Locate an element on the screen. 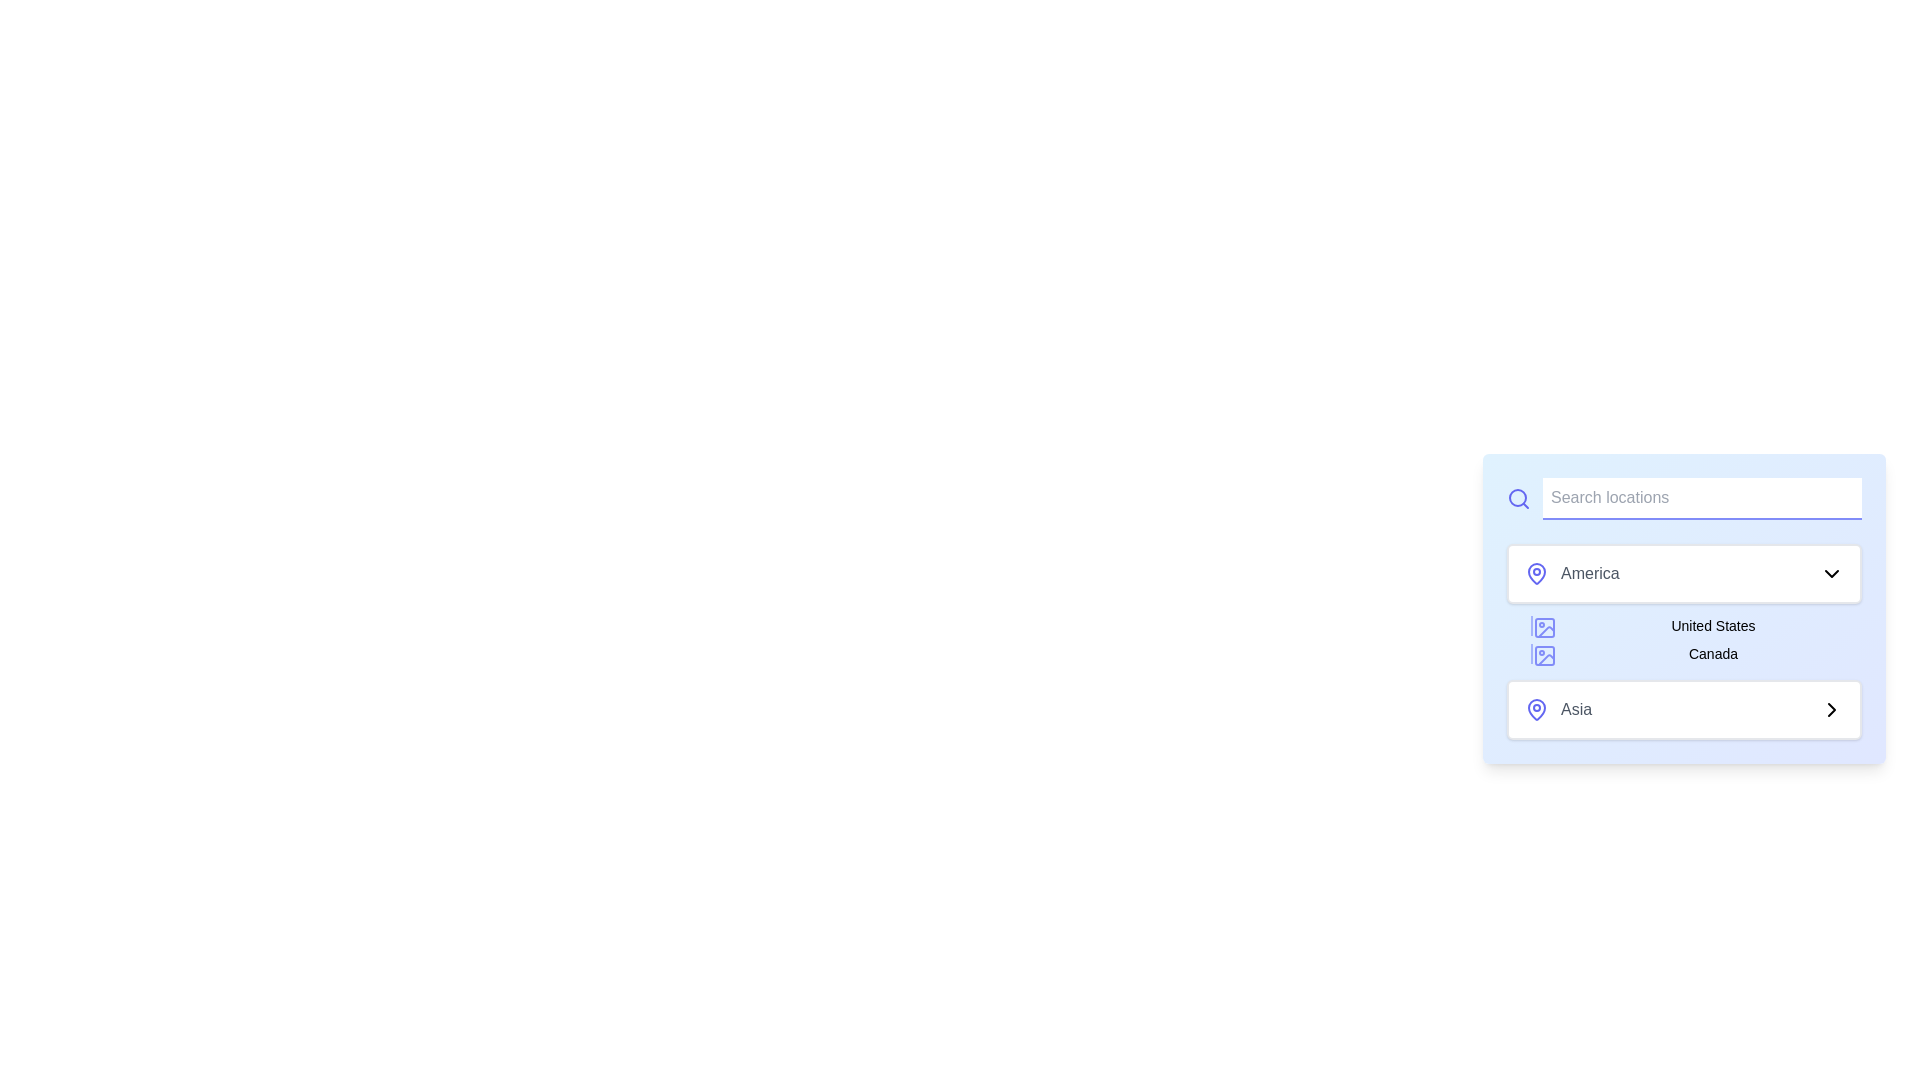 This screenshot has height=1080, width=1920. the text label reading 'America', which is styled in gray and positioned to the right of a blue map-pin icon within a dropdown section is located at coordinates (1589, 574).